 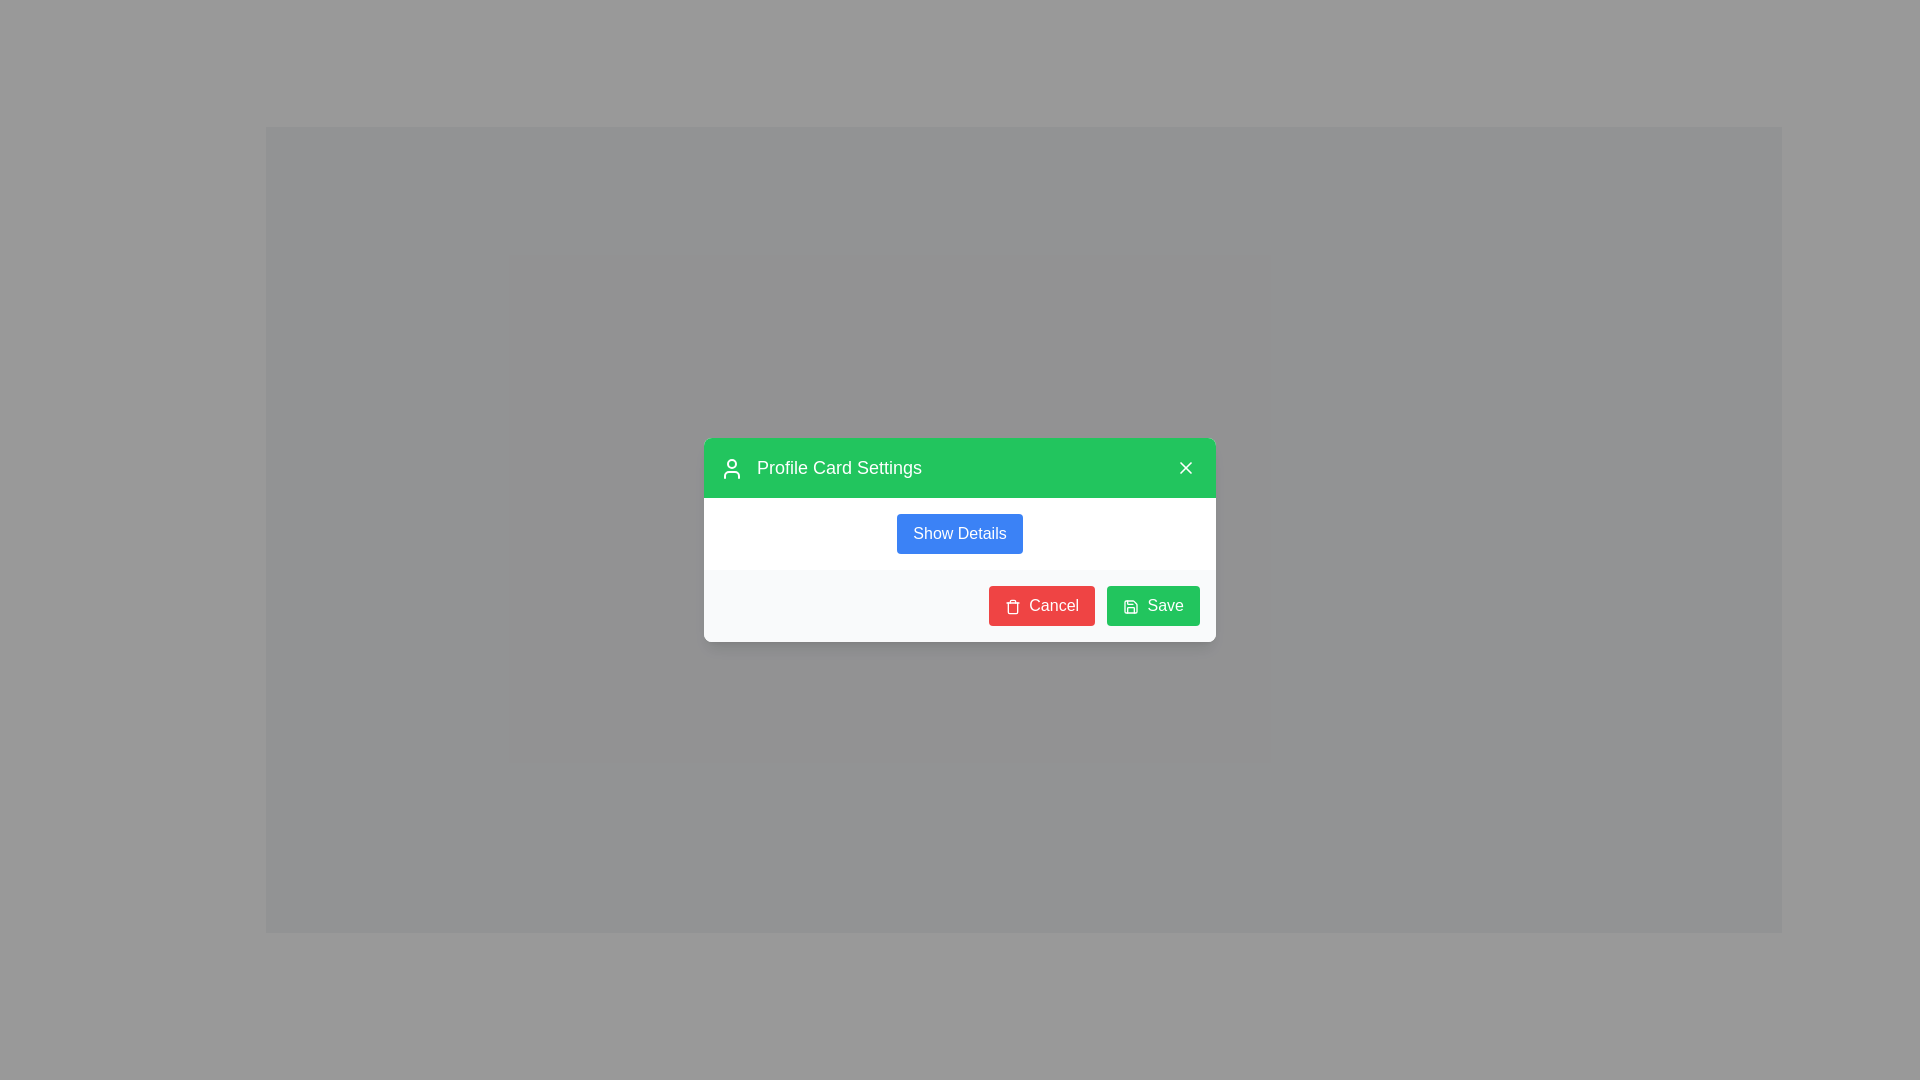 What do you see at coordinates (960, 540) in the screenshot?
I see `the button in the modal dialog to receive visual feedback` at bounding box center [960, 540].